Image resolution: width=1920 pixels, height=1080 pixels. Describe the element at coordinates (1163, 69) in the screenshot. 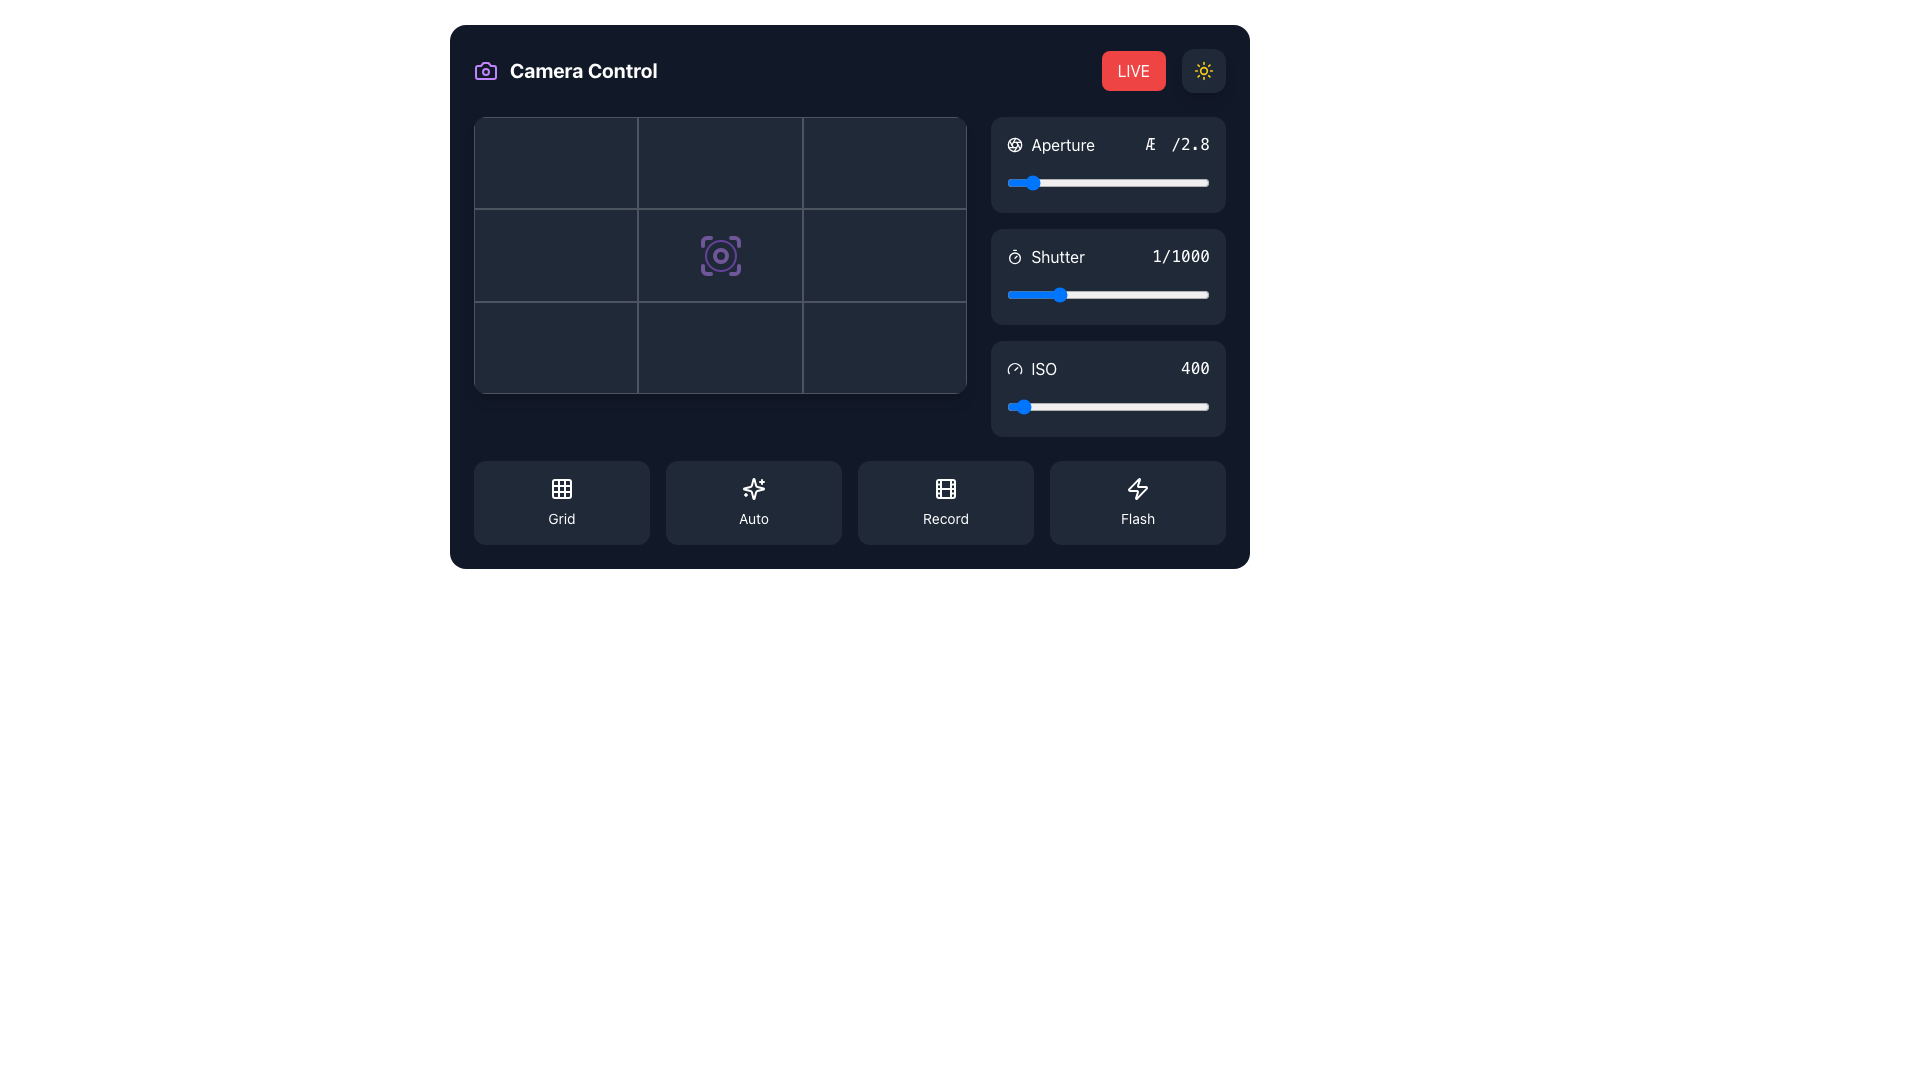

I see `the rectangular button with a red background and white text displaying 'LIVE'` at that location.